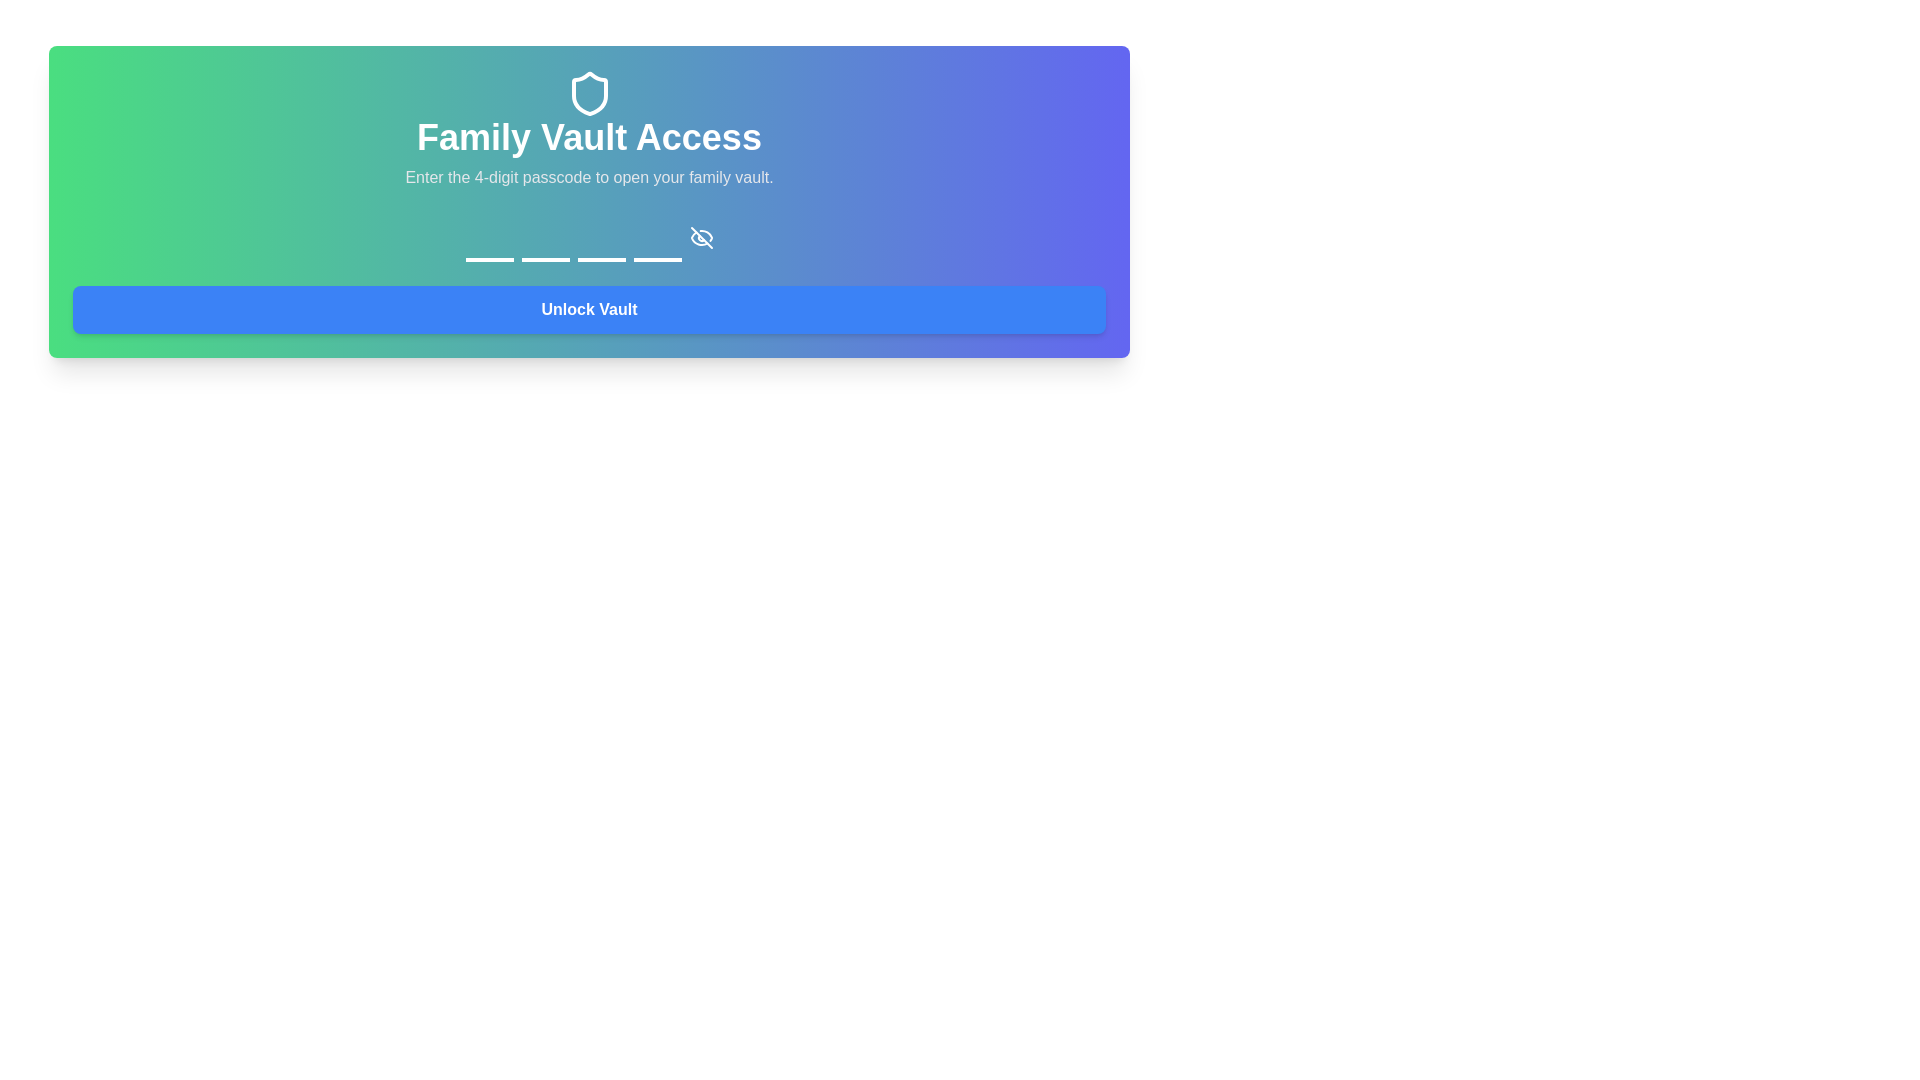 This screenshot has width=1920, height=1080. Describe the element at coordinates (588, 93) in the screenshot. I see `the decorative icon related to protection or security located above the 'Family Vault Access' text` at that location.